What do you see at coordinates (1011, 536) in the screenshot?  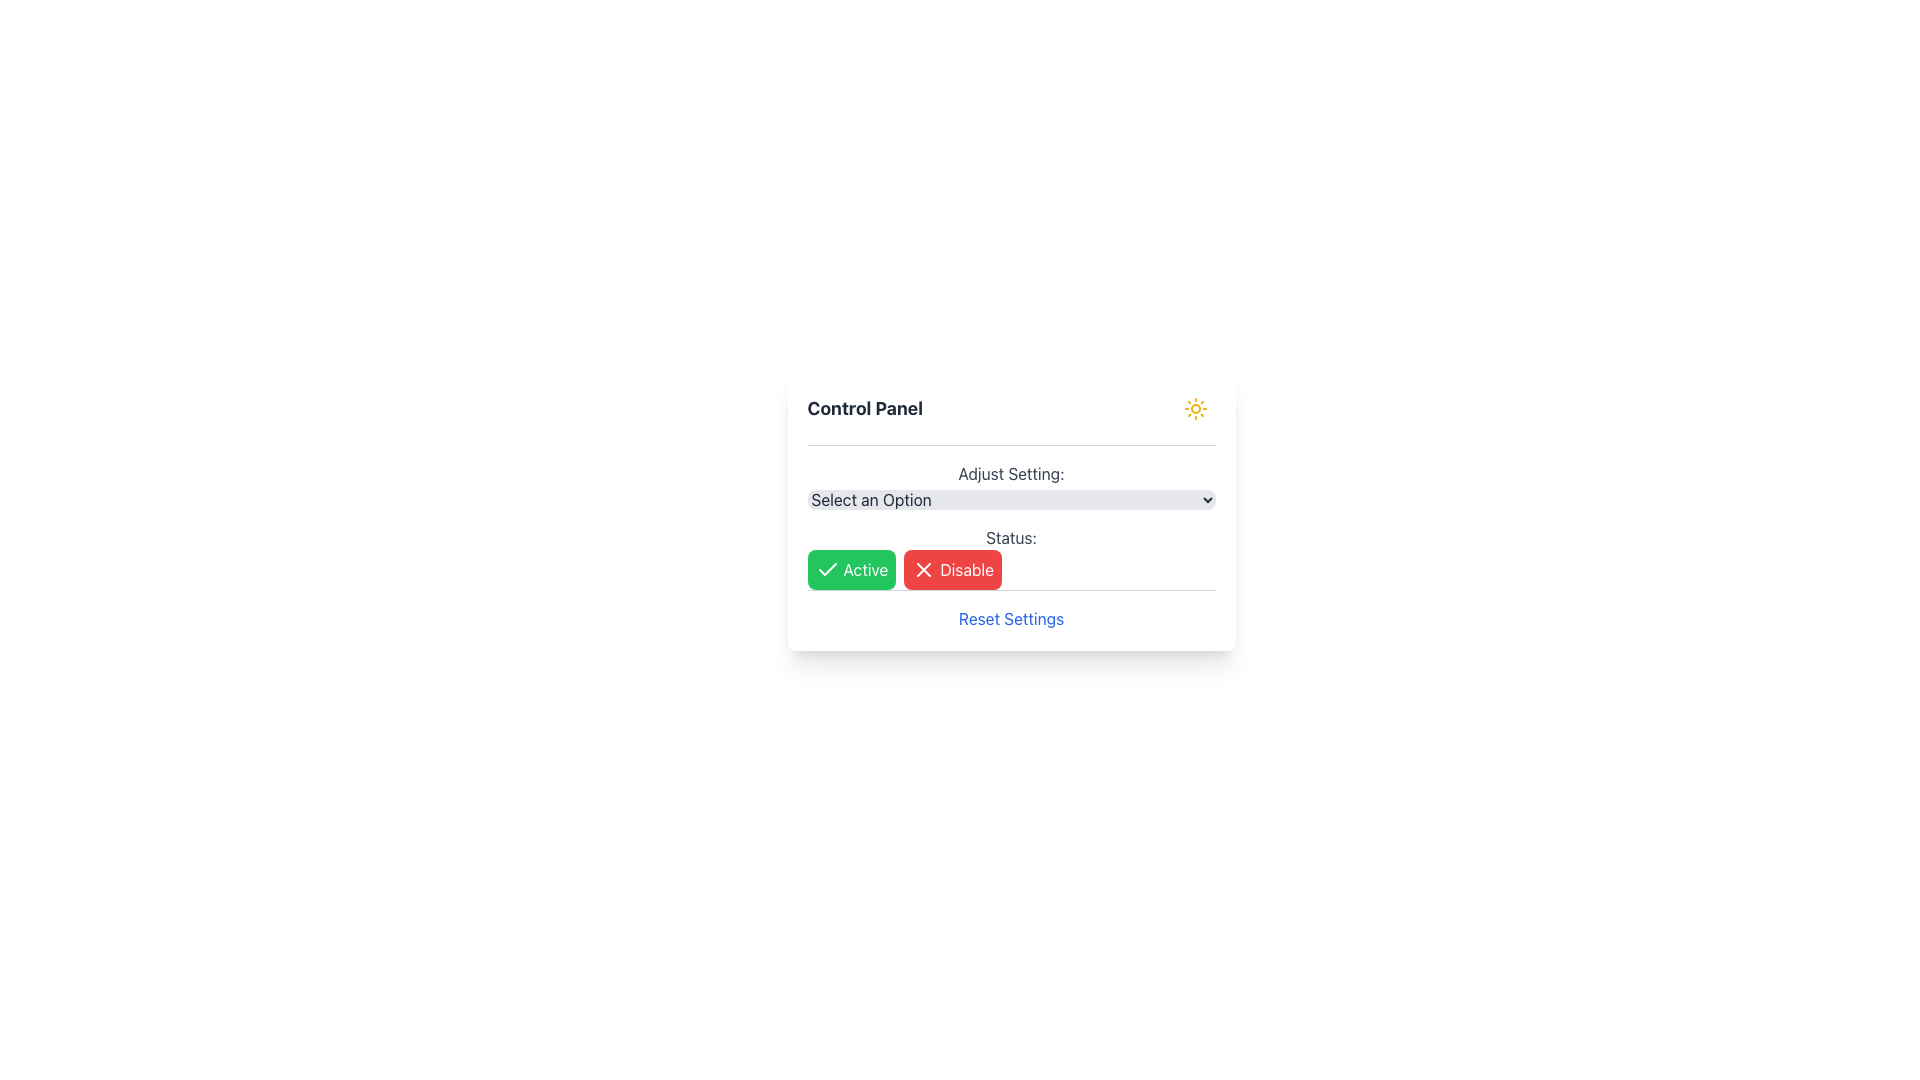 I see `the text label reading 'Status:' styled with a gray font, which is located above the 'Active' and 'Disable' buttons` at bounding box center [1011, 536].